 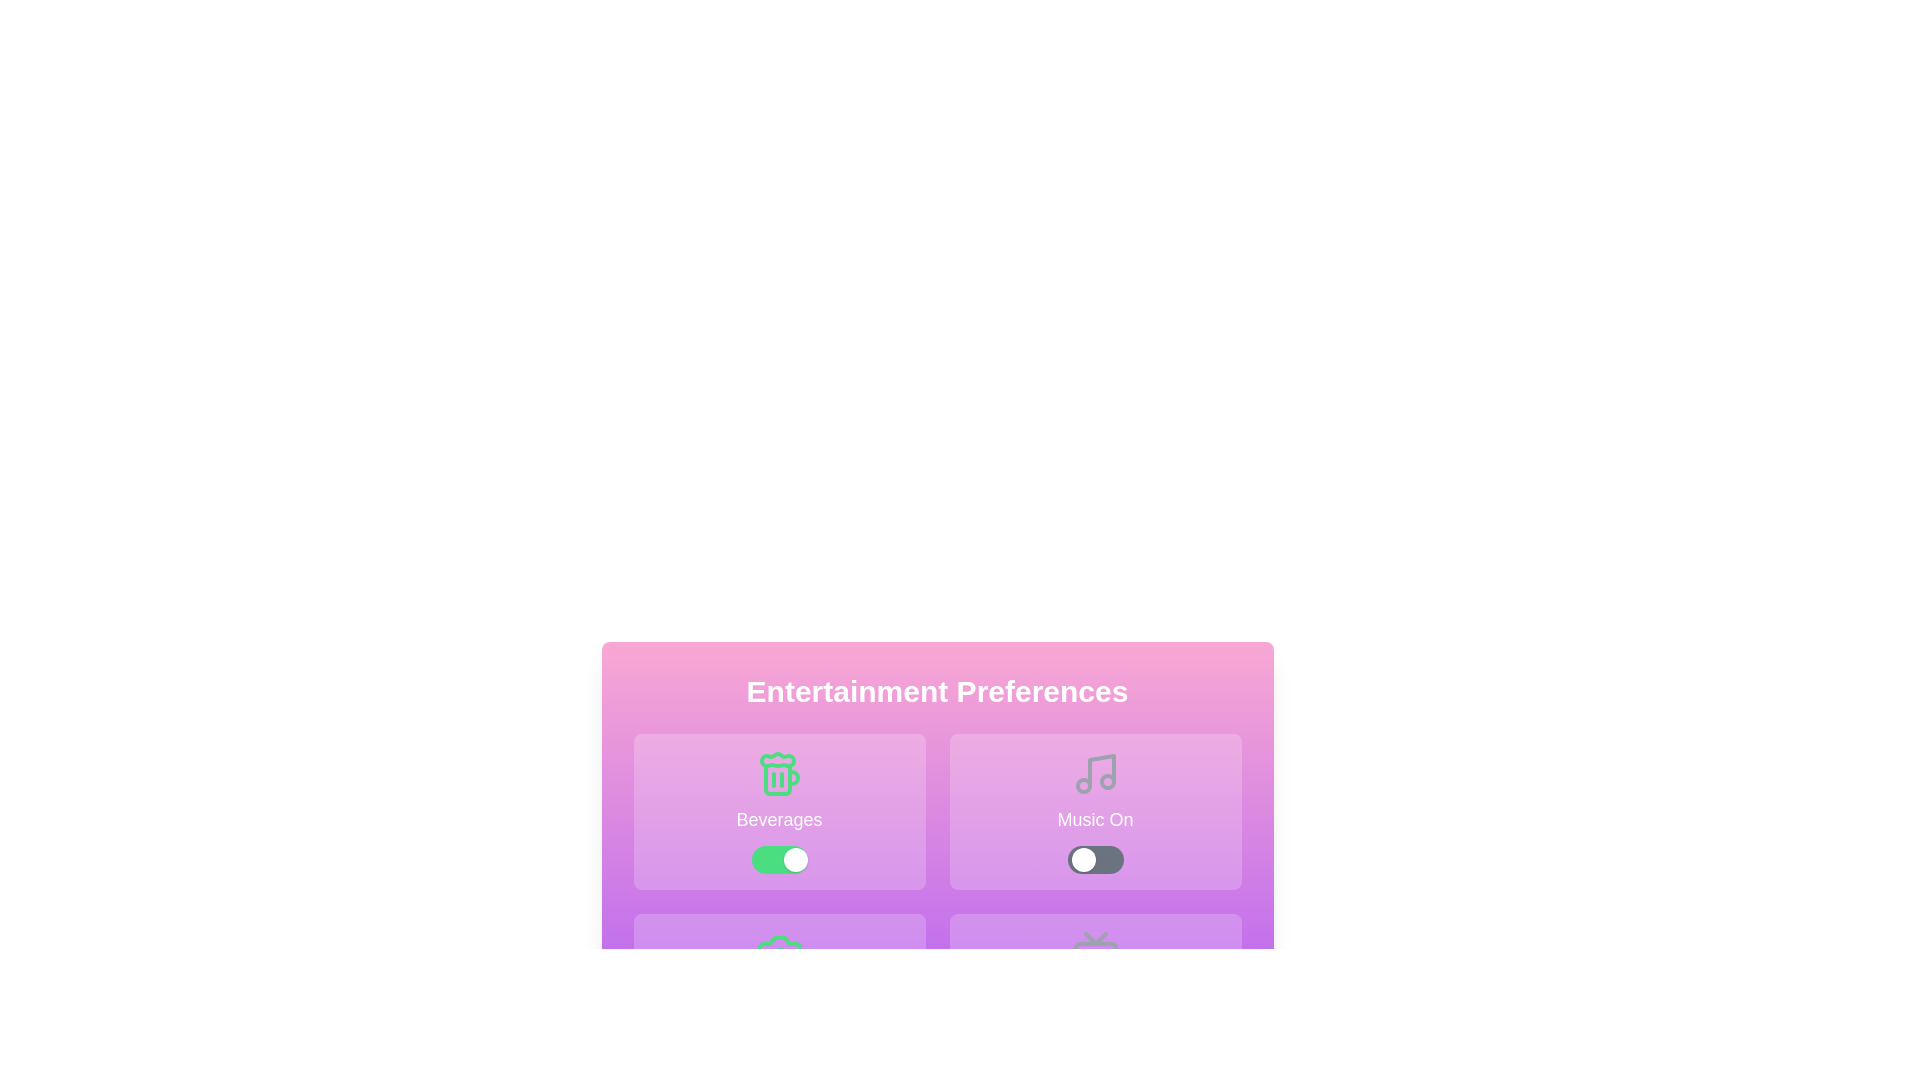 What do you see at coordinates (778, 812) in the screenshot?
I see `the icon corresponding to the feature Beverages` at bounding box center [778, 812].